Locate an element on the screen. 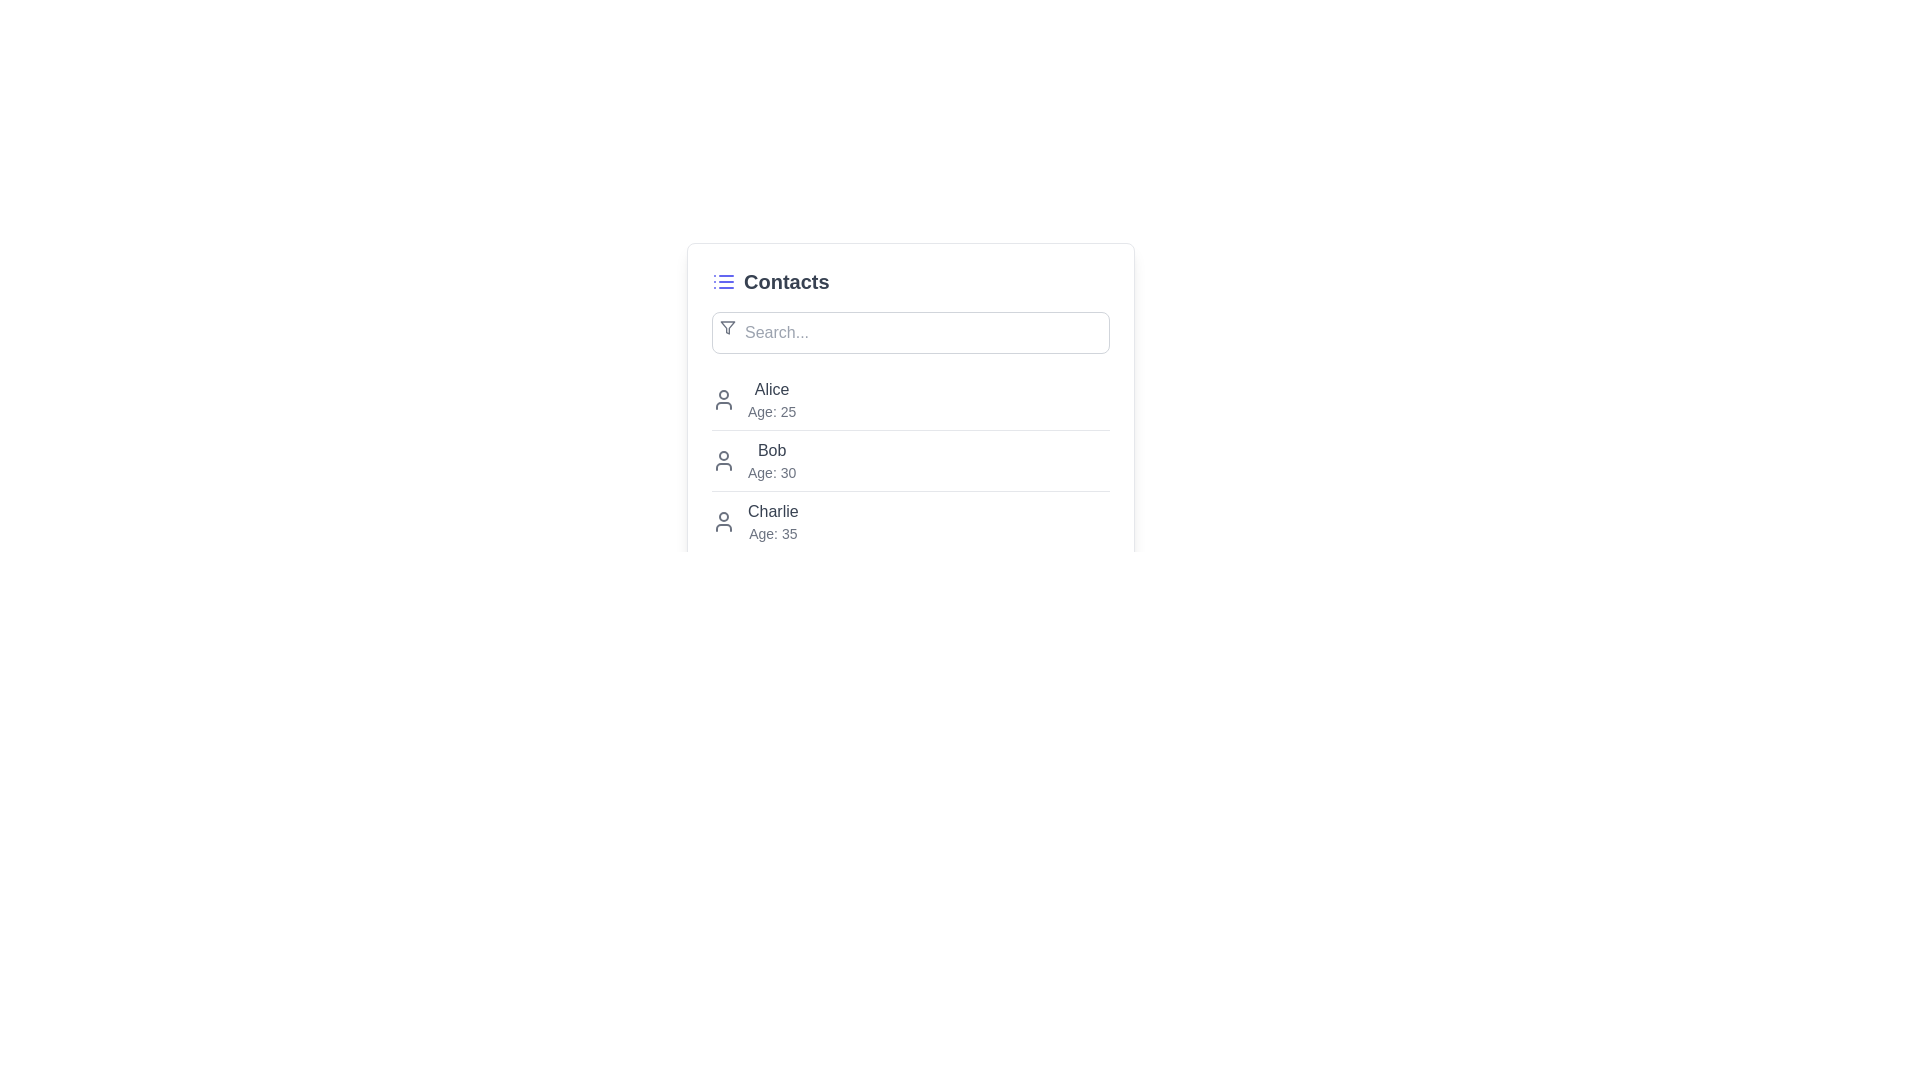 The image size is (1920, 1080). to select the list item displaying information about an individual, located between 'Alice' and 'Charlie' is located at coordinates (910, 461).